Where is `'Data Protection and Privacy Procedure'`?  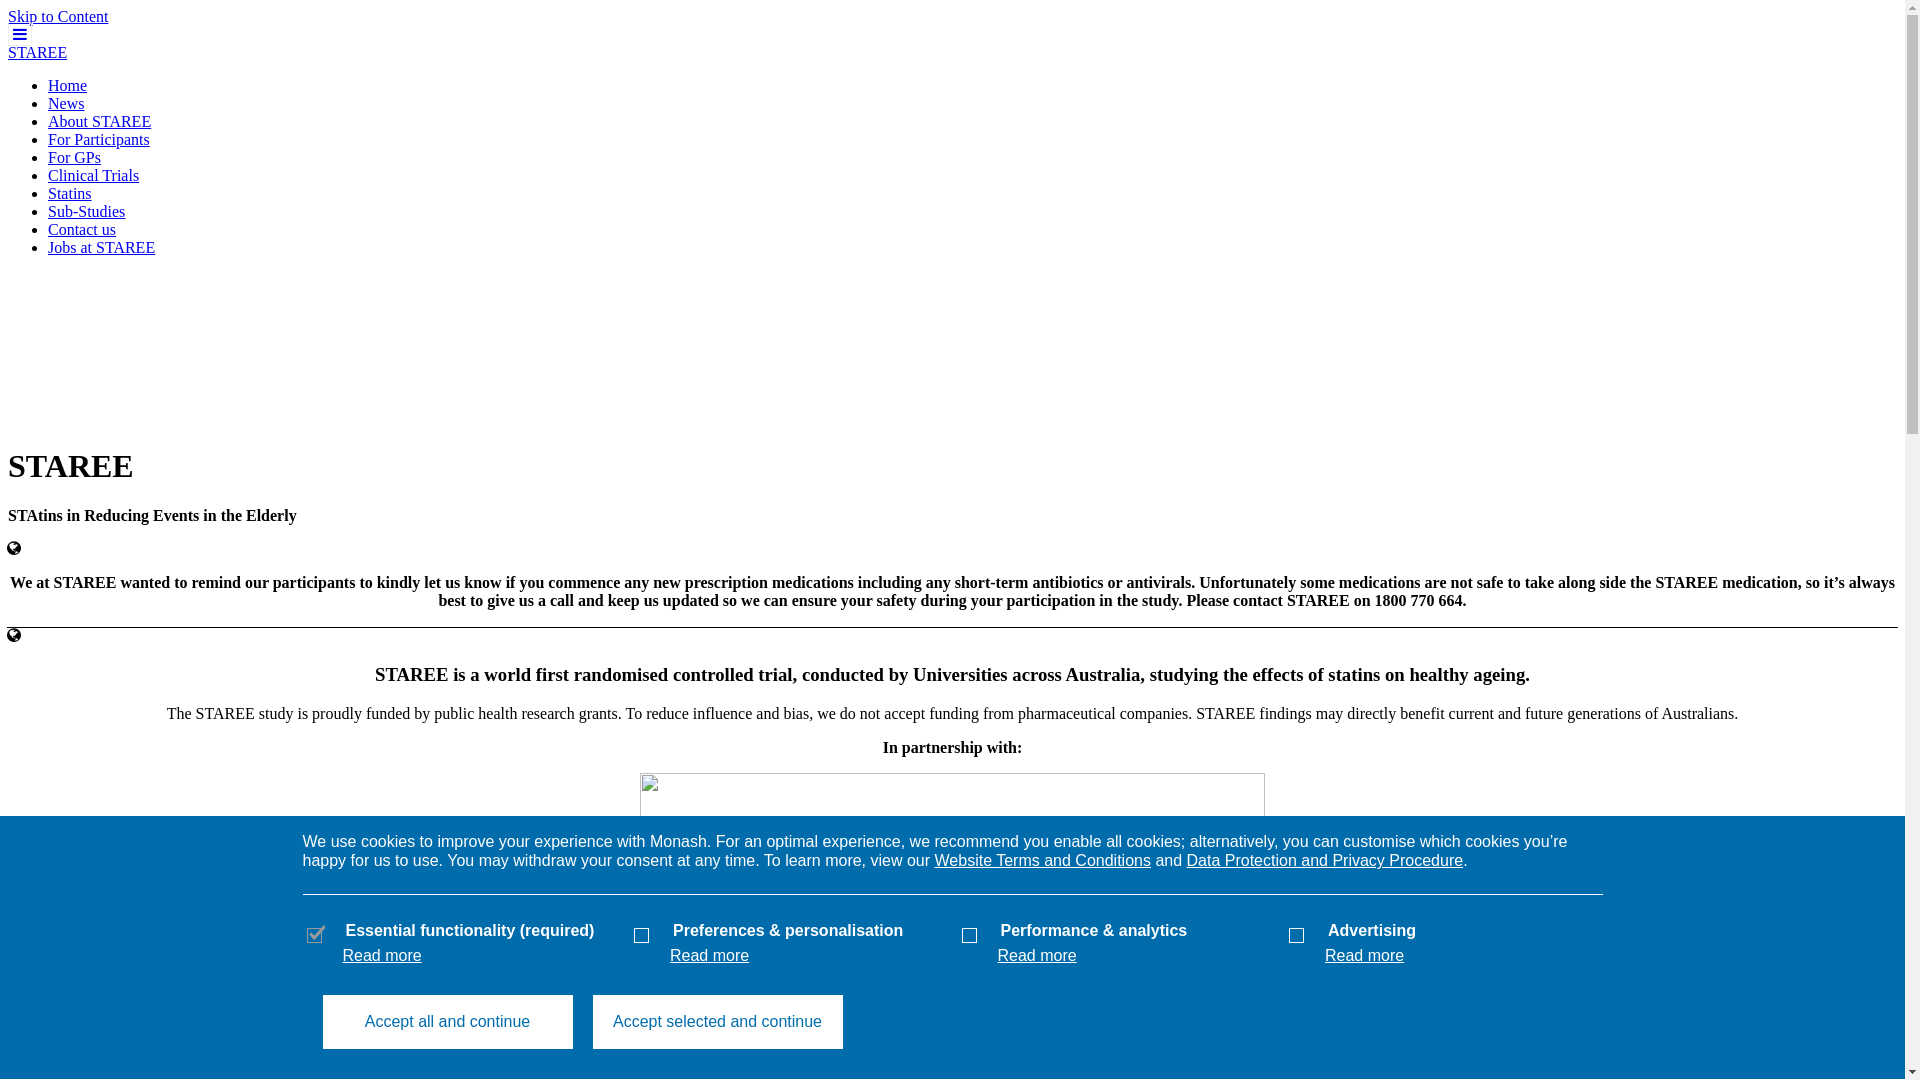 'Data Protection and Privacy Procedure' is located at coordinates (1186, 859).